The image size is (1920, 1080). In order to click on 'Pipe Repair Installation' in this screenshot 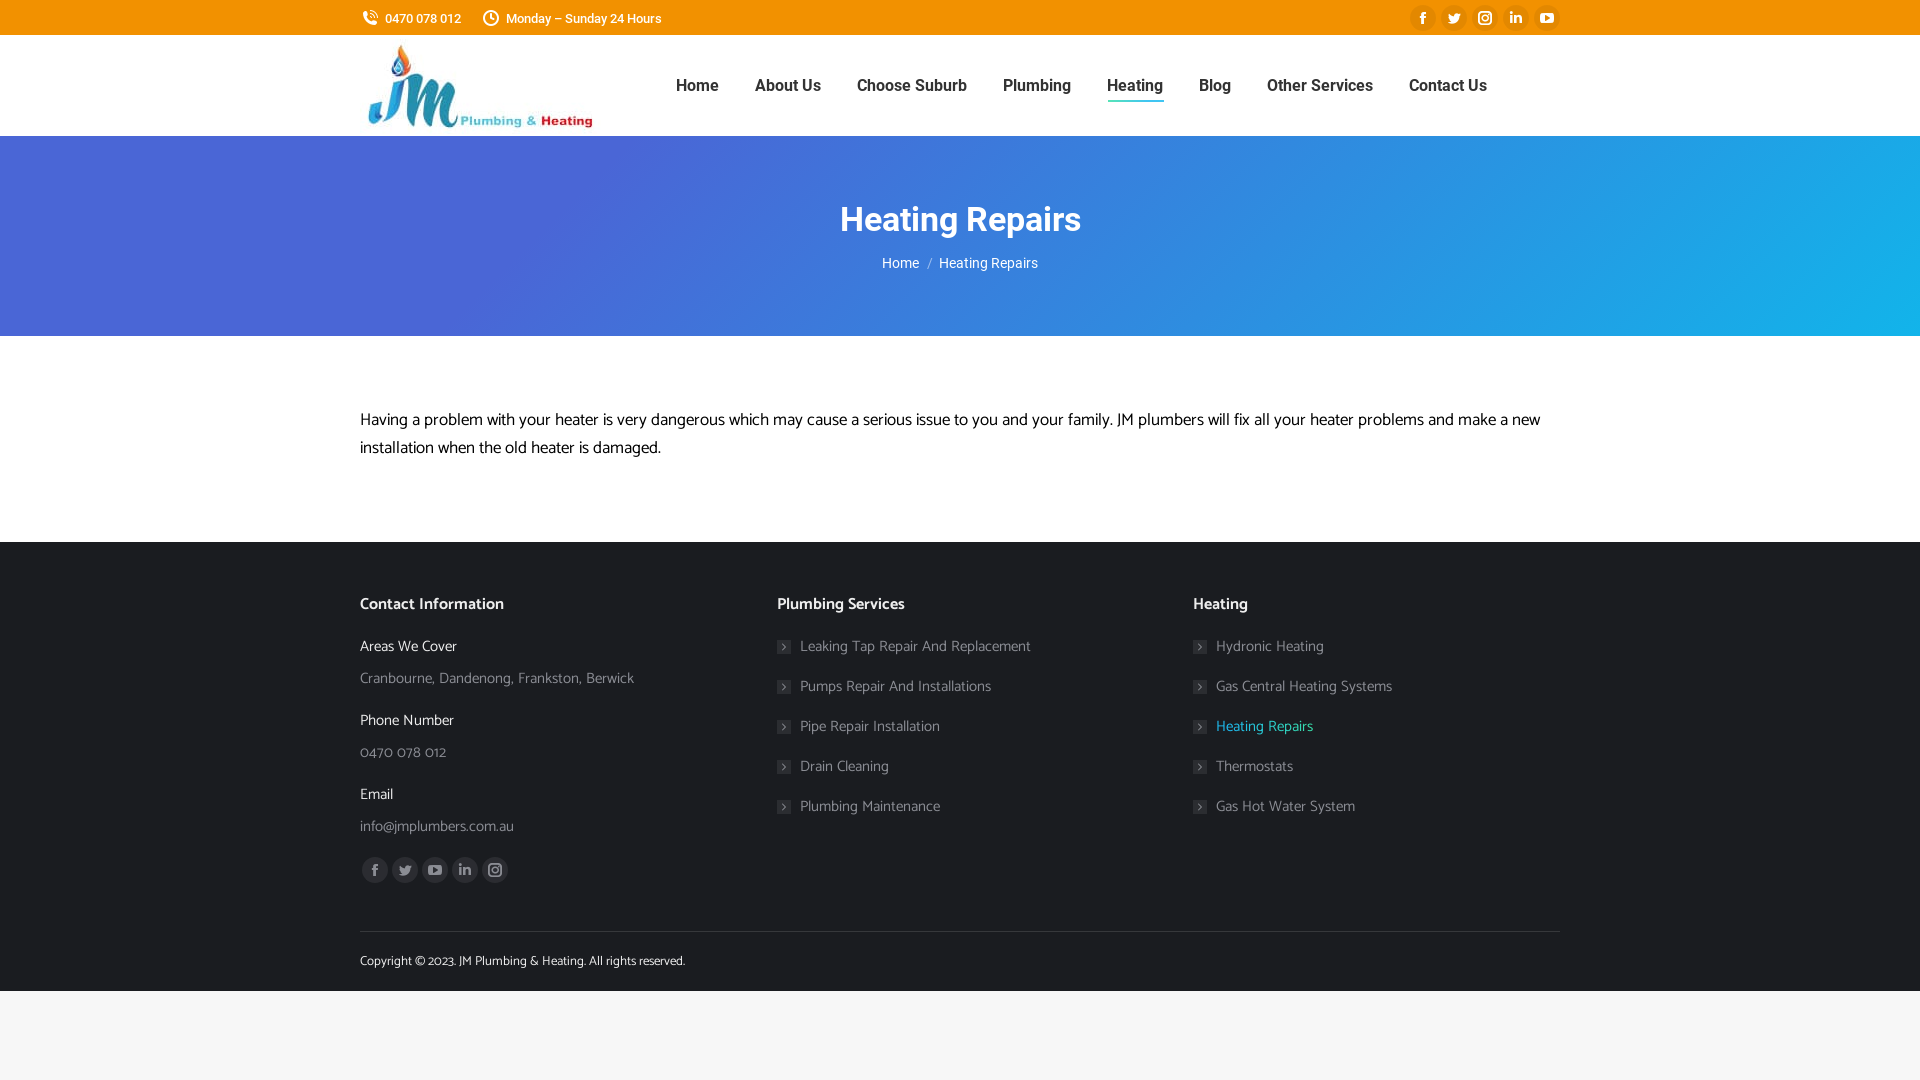, I will do `click(858, 726)`.